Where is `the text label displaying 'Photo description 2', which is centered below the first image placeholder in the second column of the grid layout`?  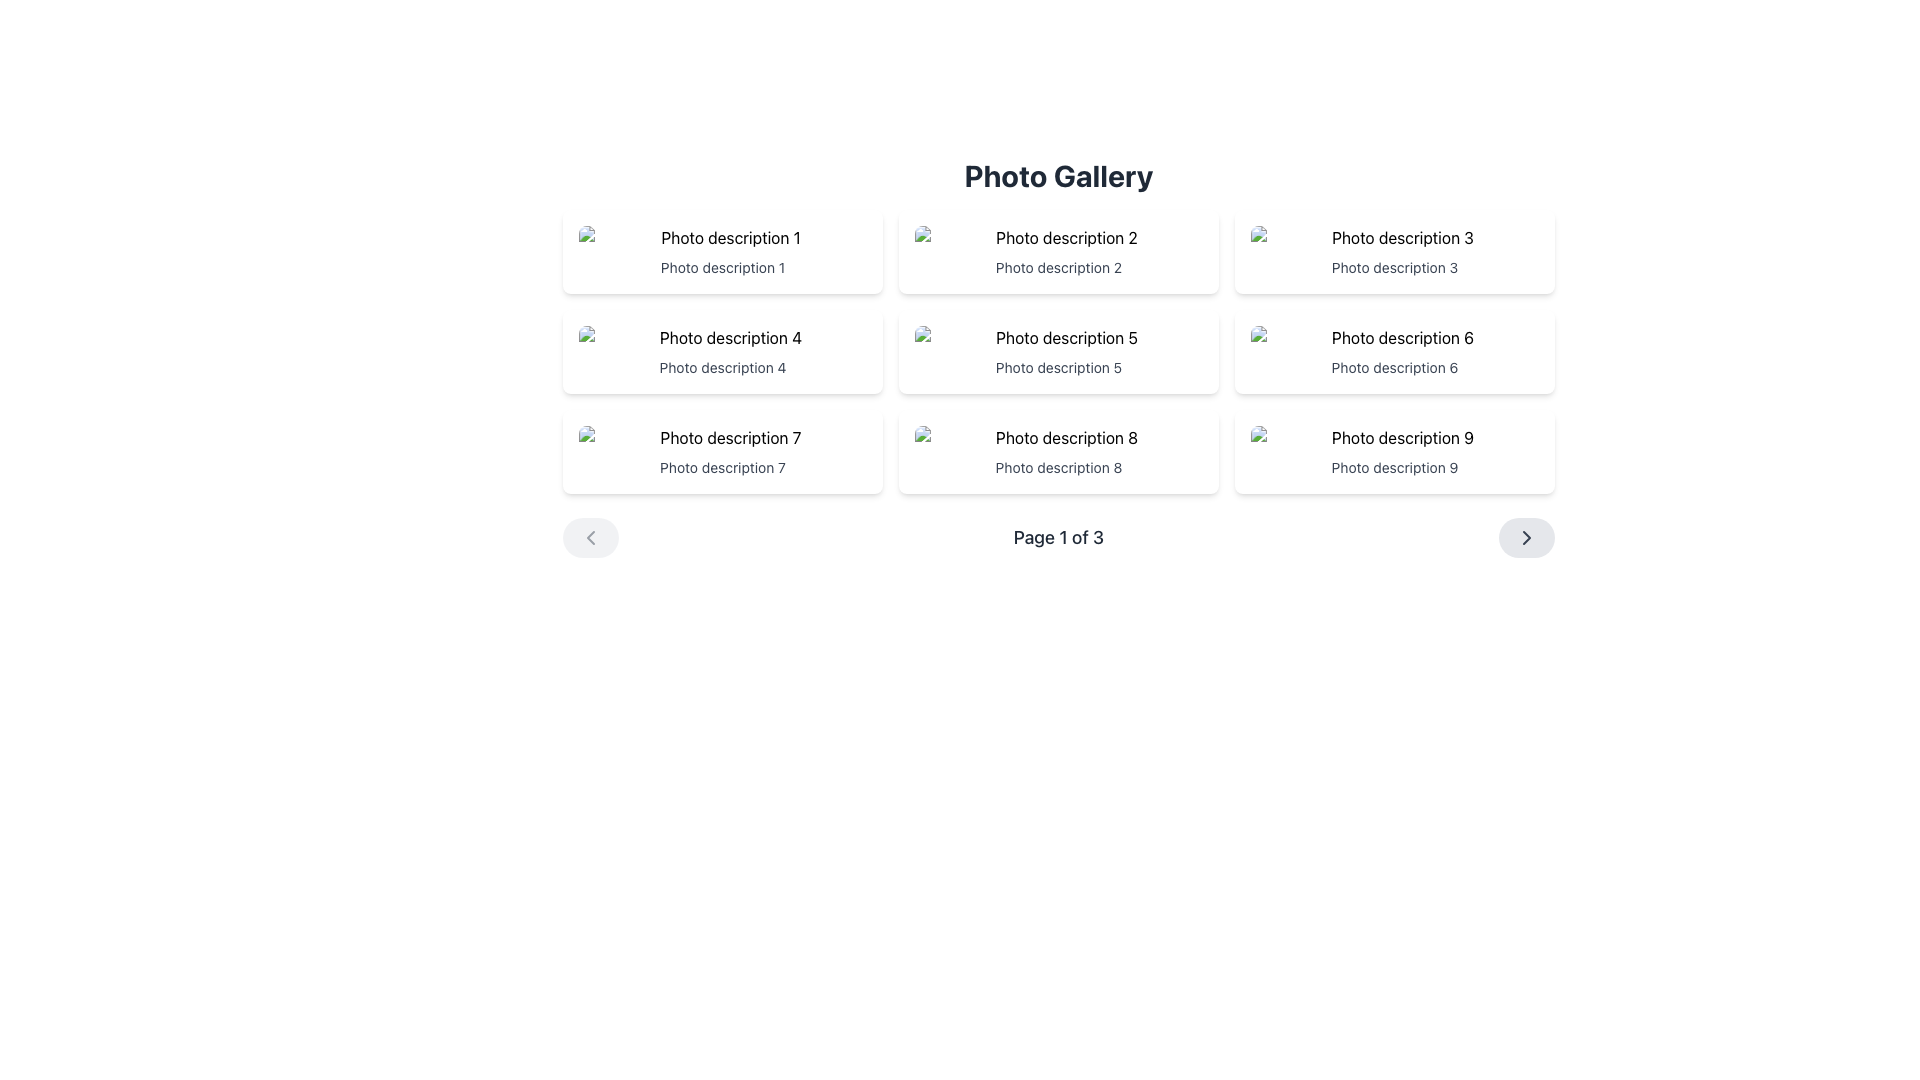 the text label displaying 'Photo description 2', which is centered below the first image placeholder in the second column of the grid layout is located at coordinates (1058, 266).